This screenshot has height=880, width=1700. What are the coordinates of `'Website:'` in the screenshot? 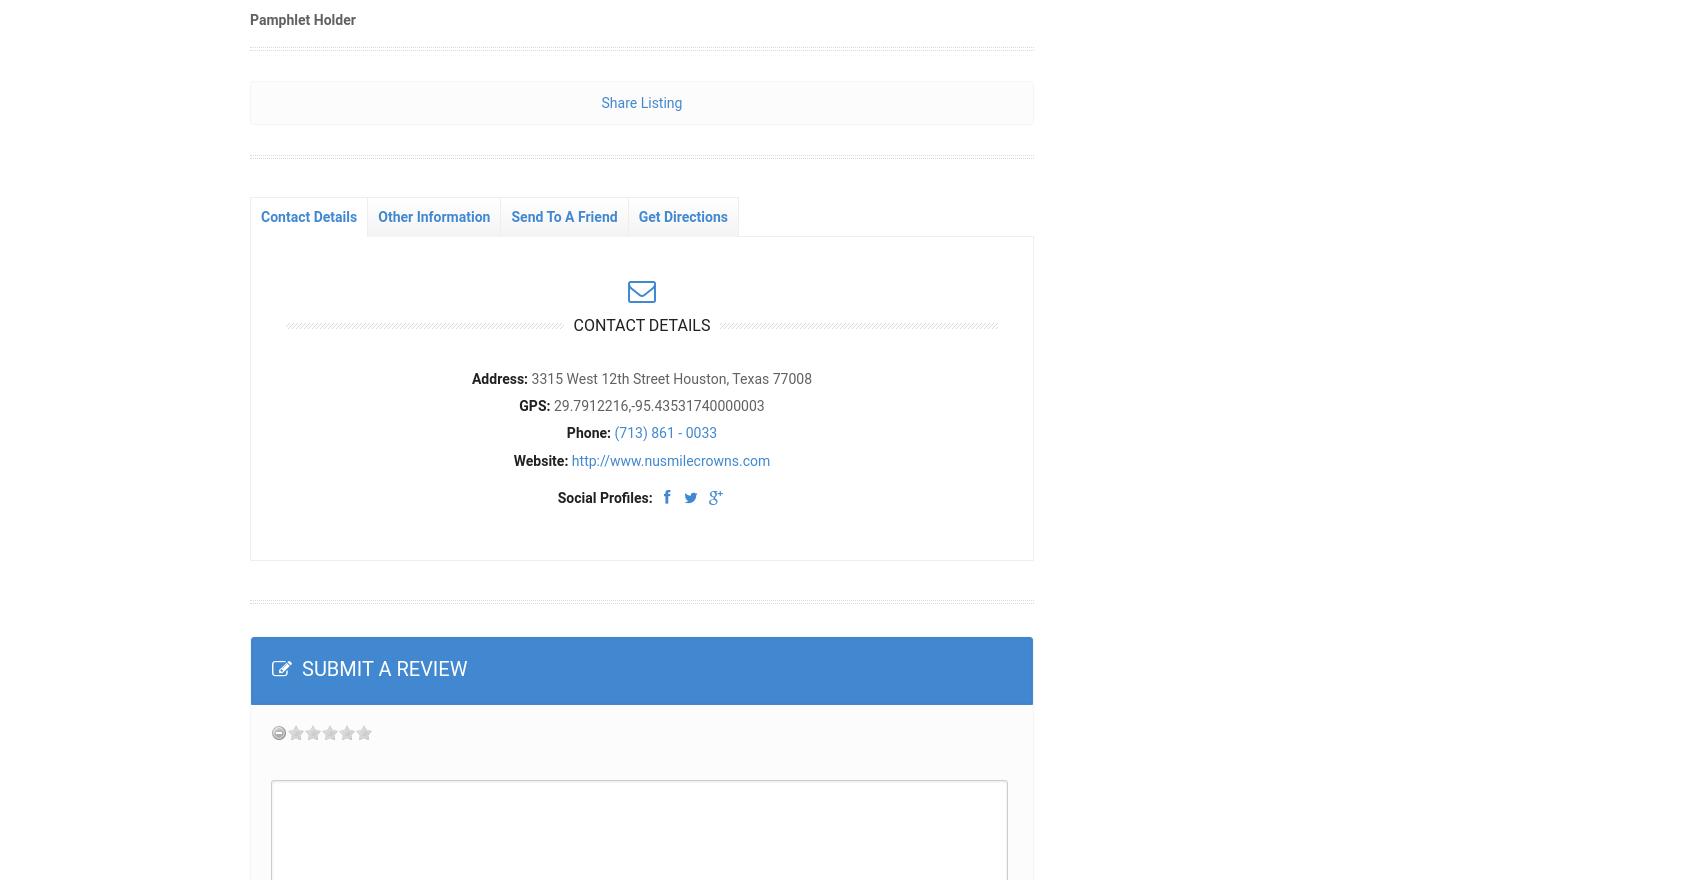 It's located at (540, 458).